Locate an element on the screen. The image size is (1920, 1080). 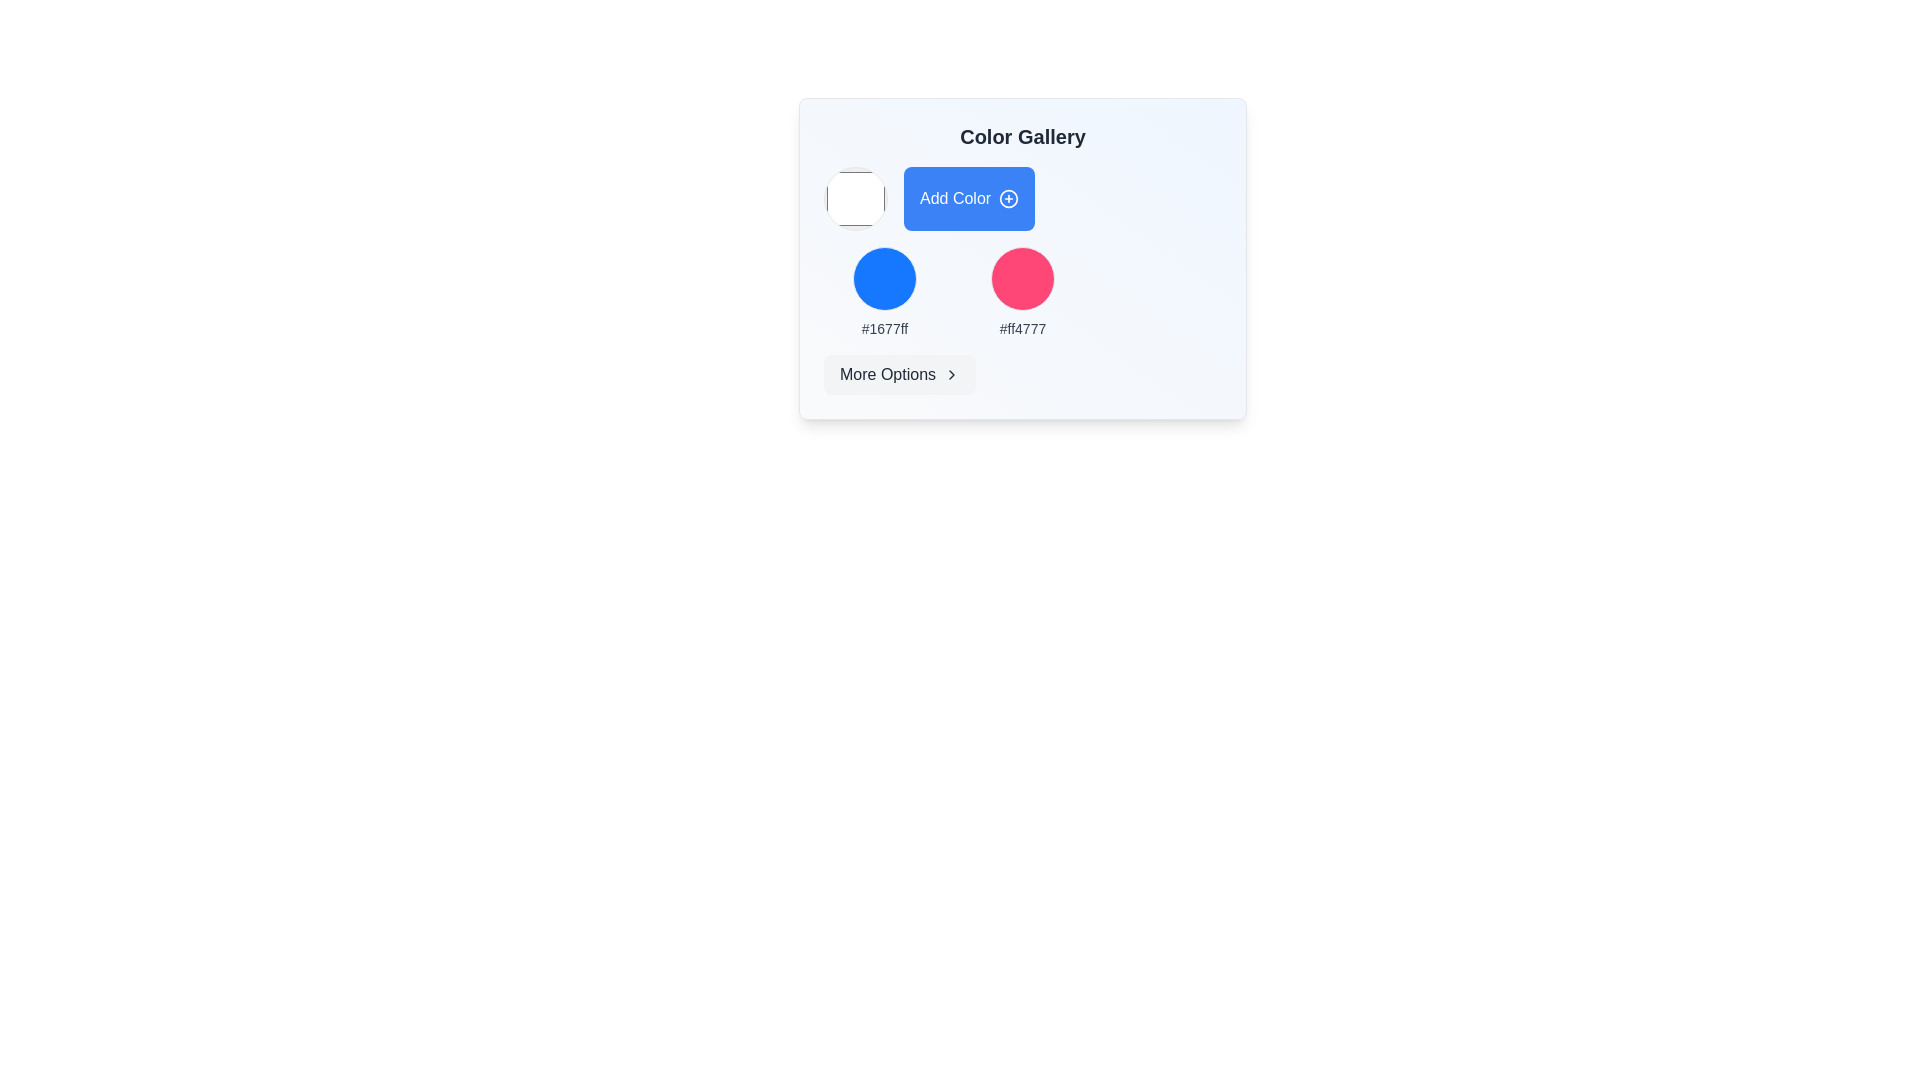
the static, non-interactive color swatch representing the color #ff4777, which is the second item in a three-column grid layout is located at coordinates (1022, 293).